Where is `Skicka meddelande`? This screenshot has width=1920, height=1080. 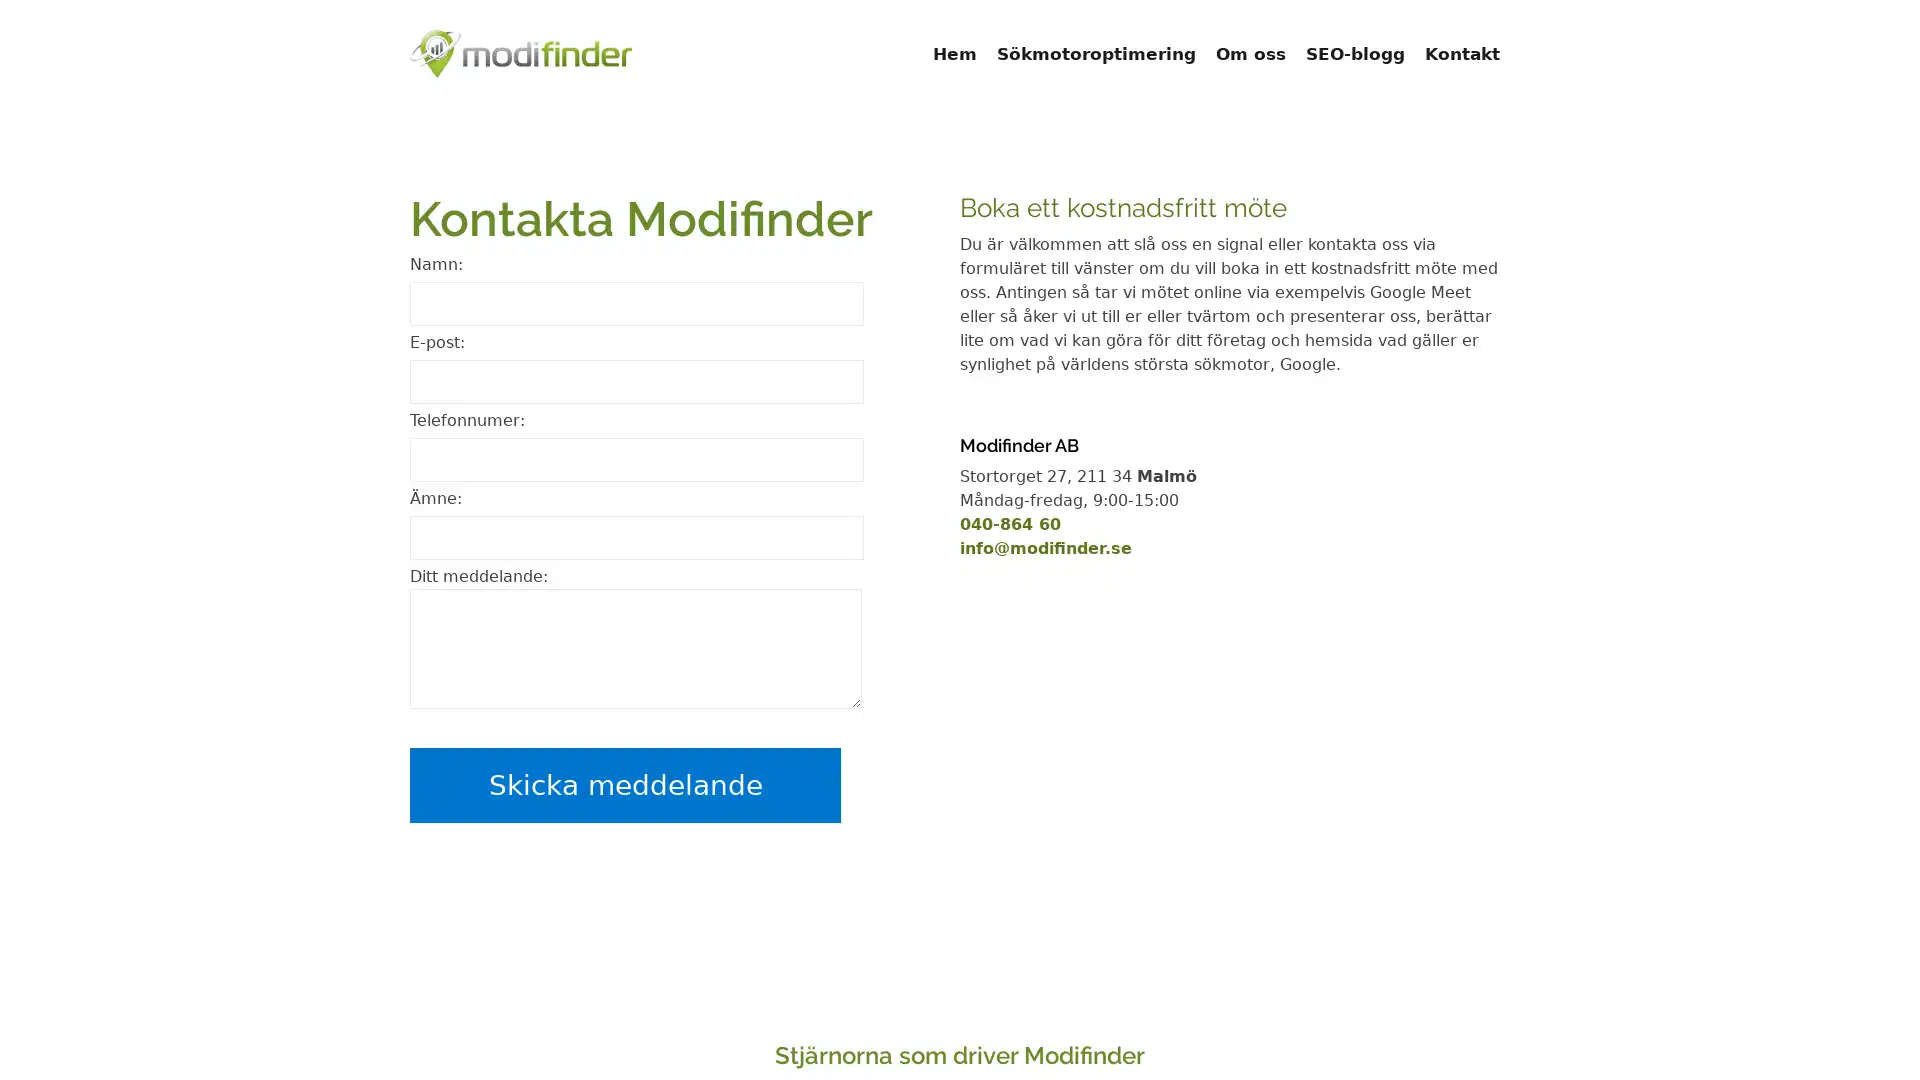
Skicka meddelande is located at coordinates (624, 783).